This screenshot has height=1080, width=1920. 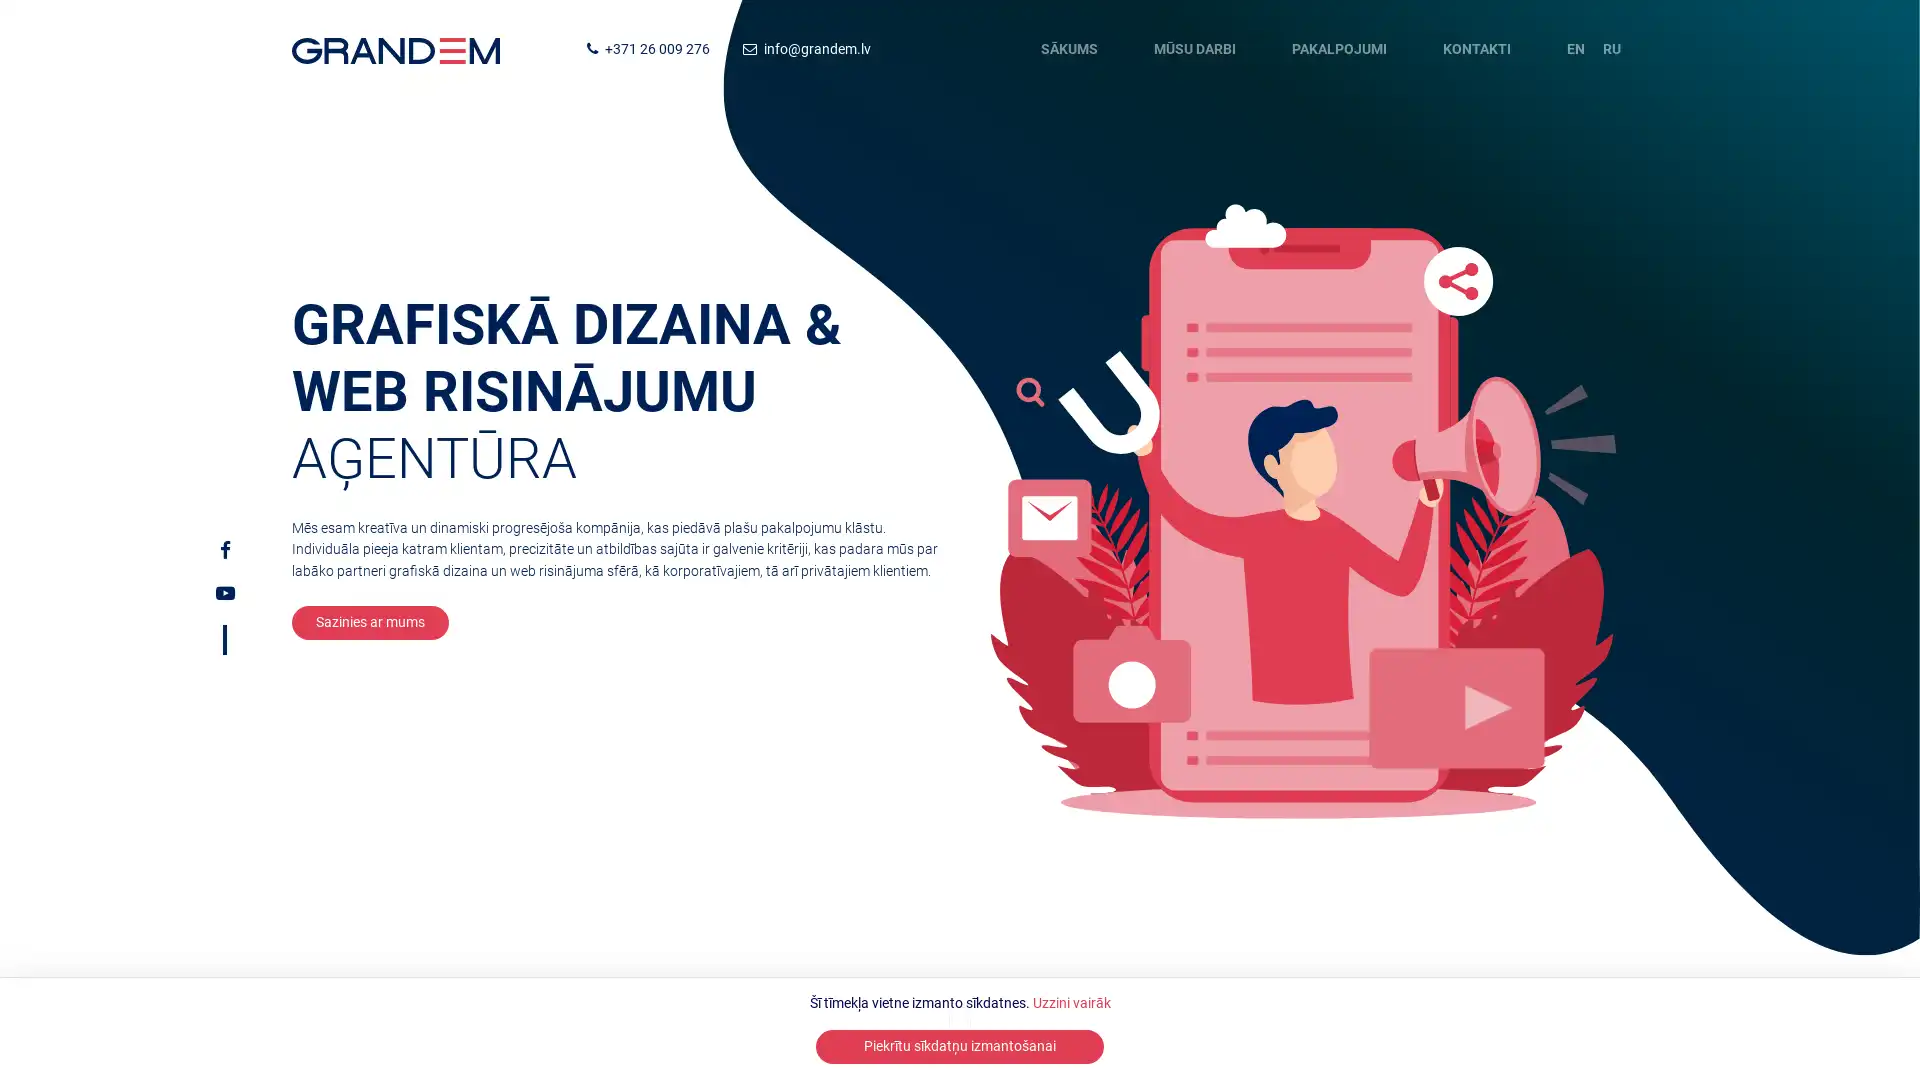 I want to click on Piekritu sikdatnu izmantosanai, so click(x=960, y=1045).